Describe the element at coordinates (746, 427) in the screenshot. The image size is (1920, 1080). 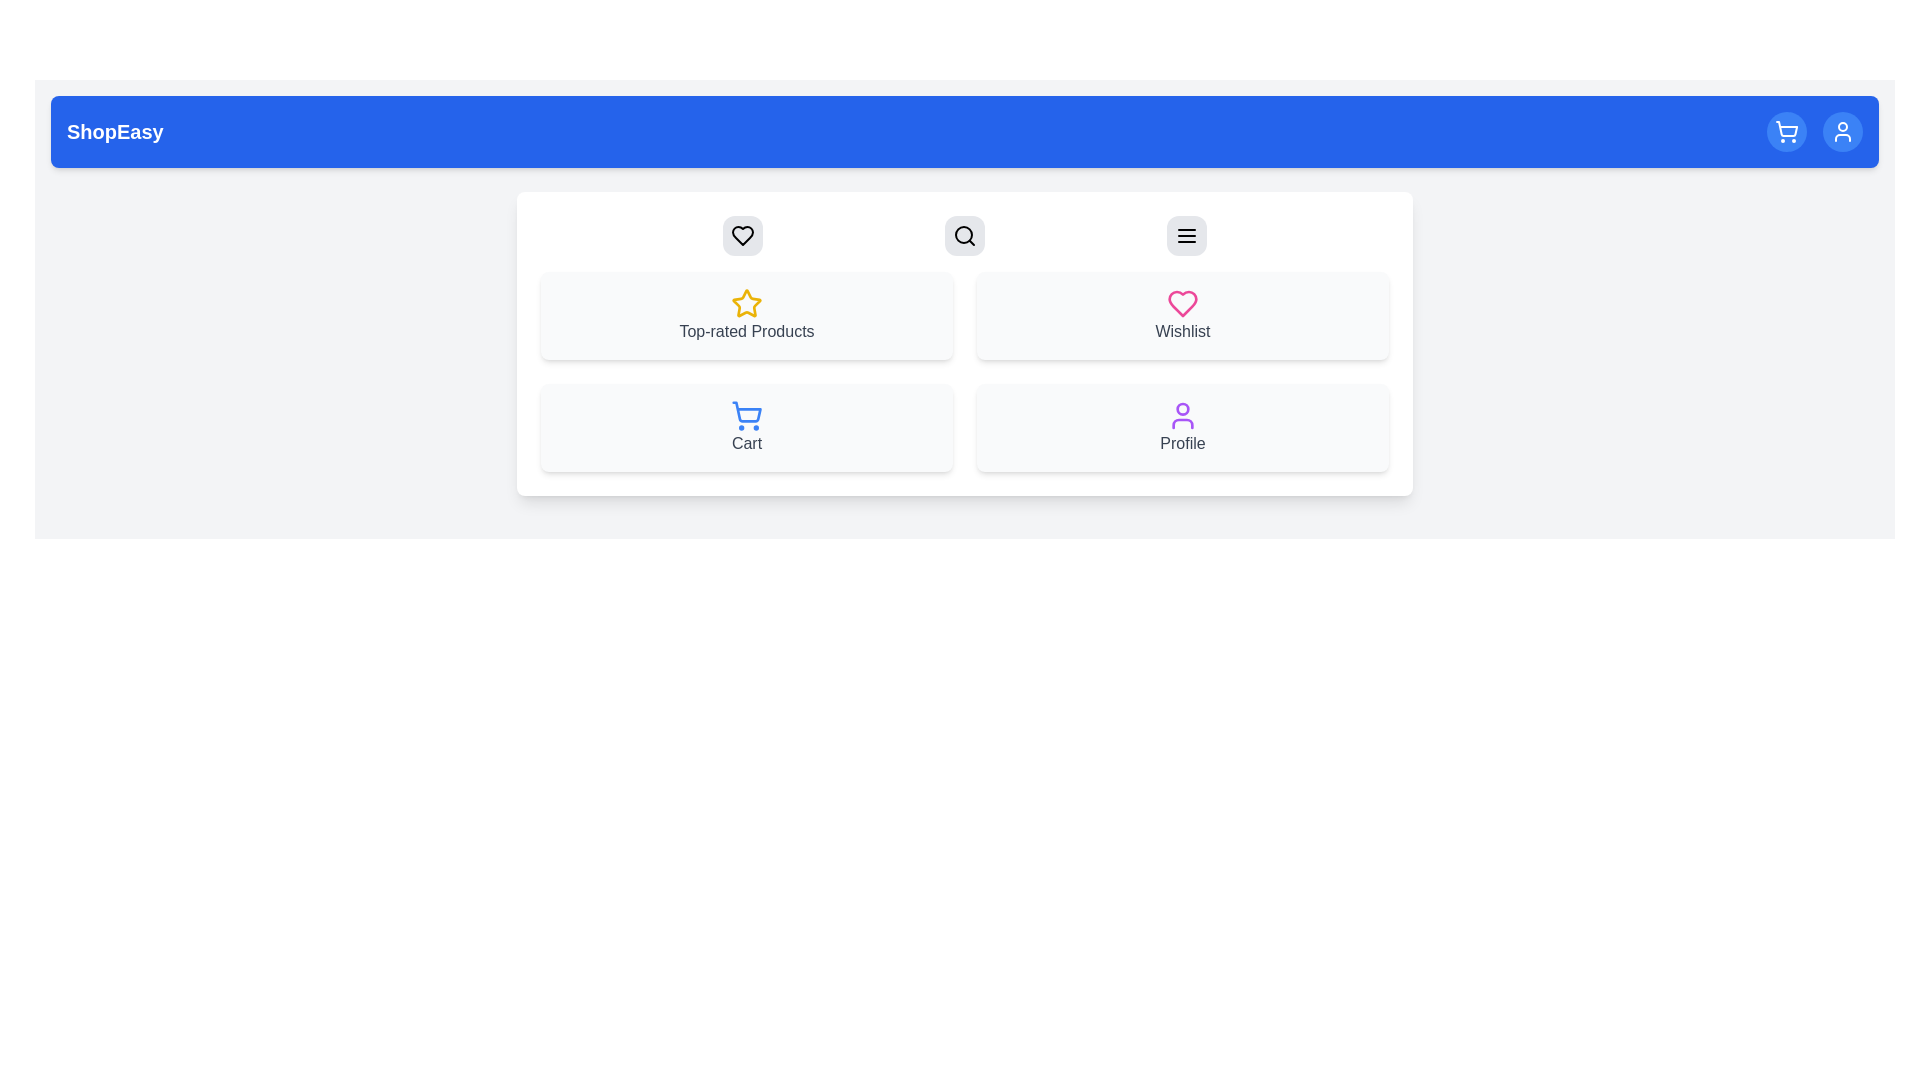
I see `the 'Cart' button-like card located at the bottom-left of the grid` at that location.